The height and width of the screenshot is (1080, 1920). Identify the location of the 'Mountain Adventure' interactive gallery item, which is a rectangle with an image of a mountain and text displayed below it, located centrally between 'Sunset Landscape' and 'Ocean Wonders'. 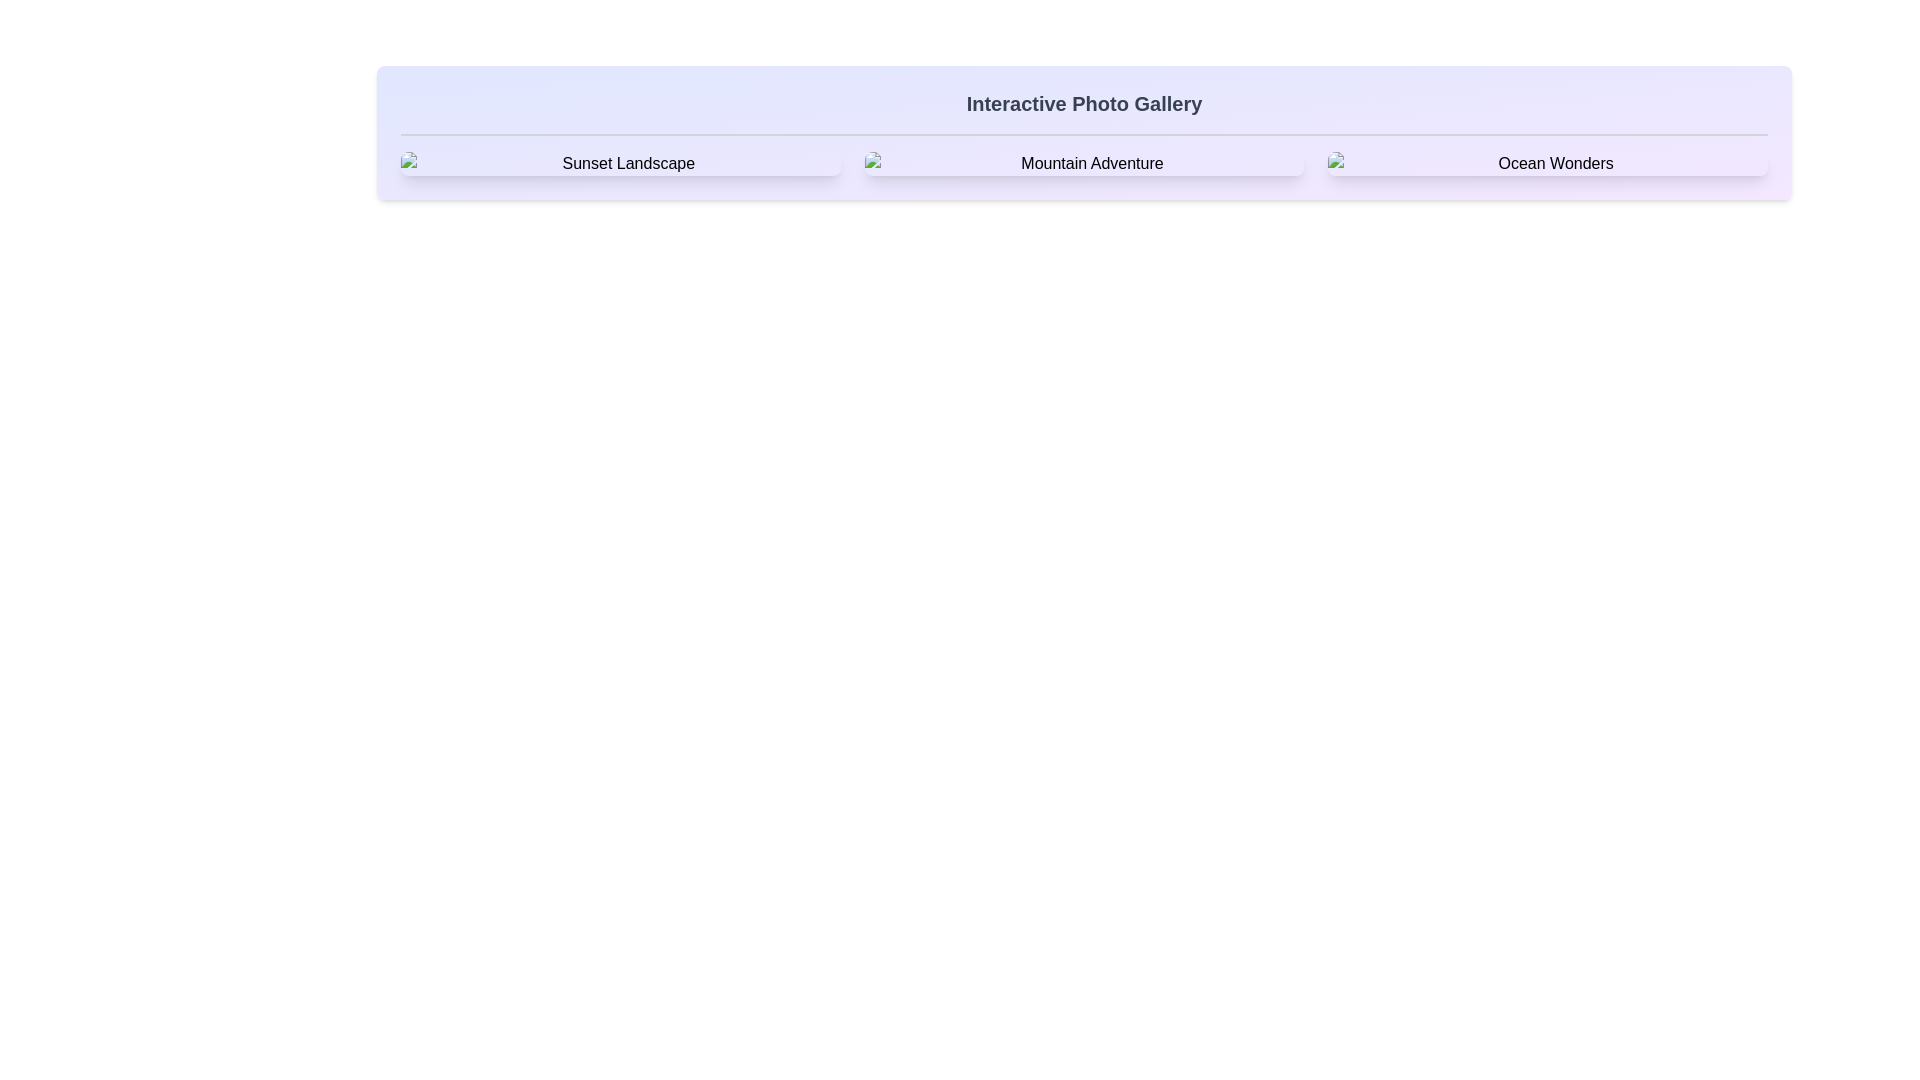
(1083, 163).